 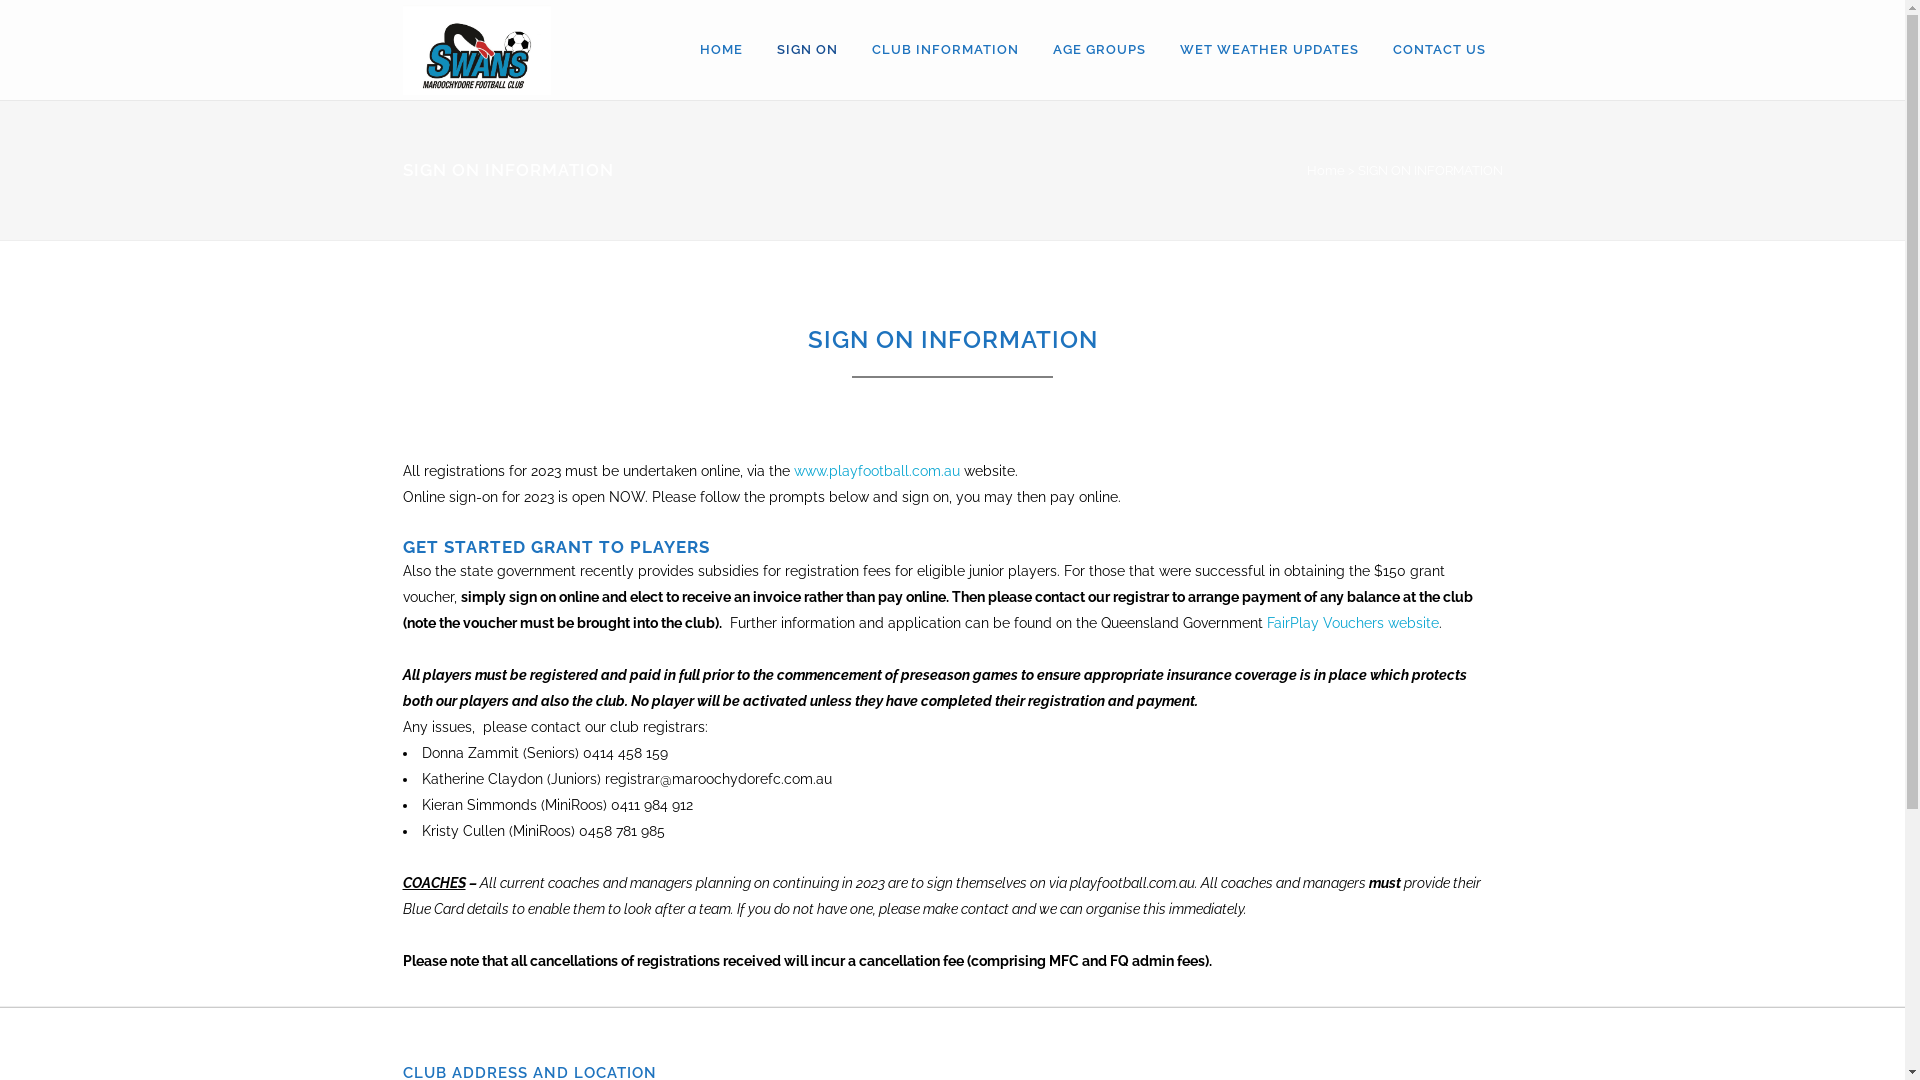 What do you see at coordinates (1352, 622) in the screenshot?
I see `'FairPlay Vouchers website'` at bounding box center [1352, 622].